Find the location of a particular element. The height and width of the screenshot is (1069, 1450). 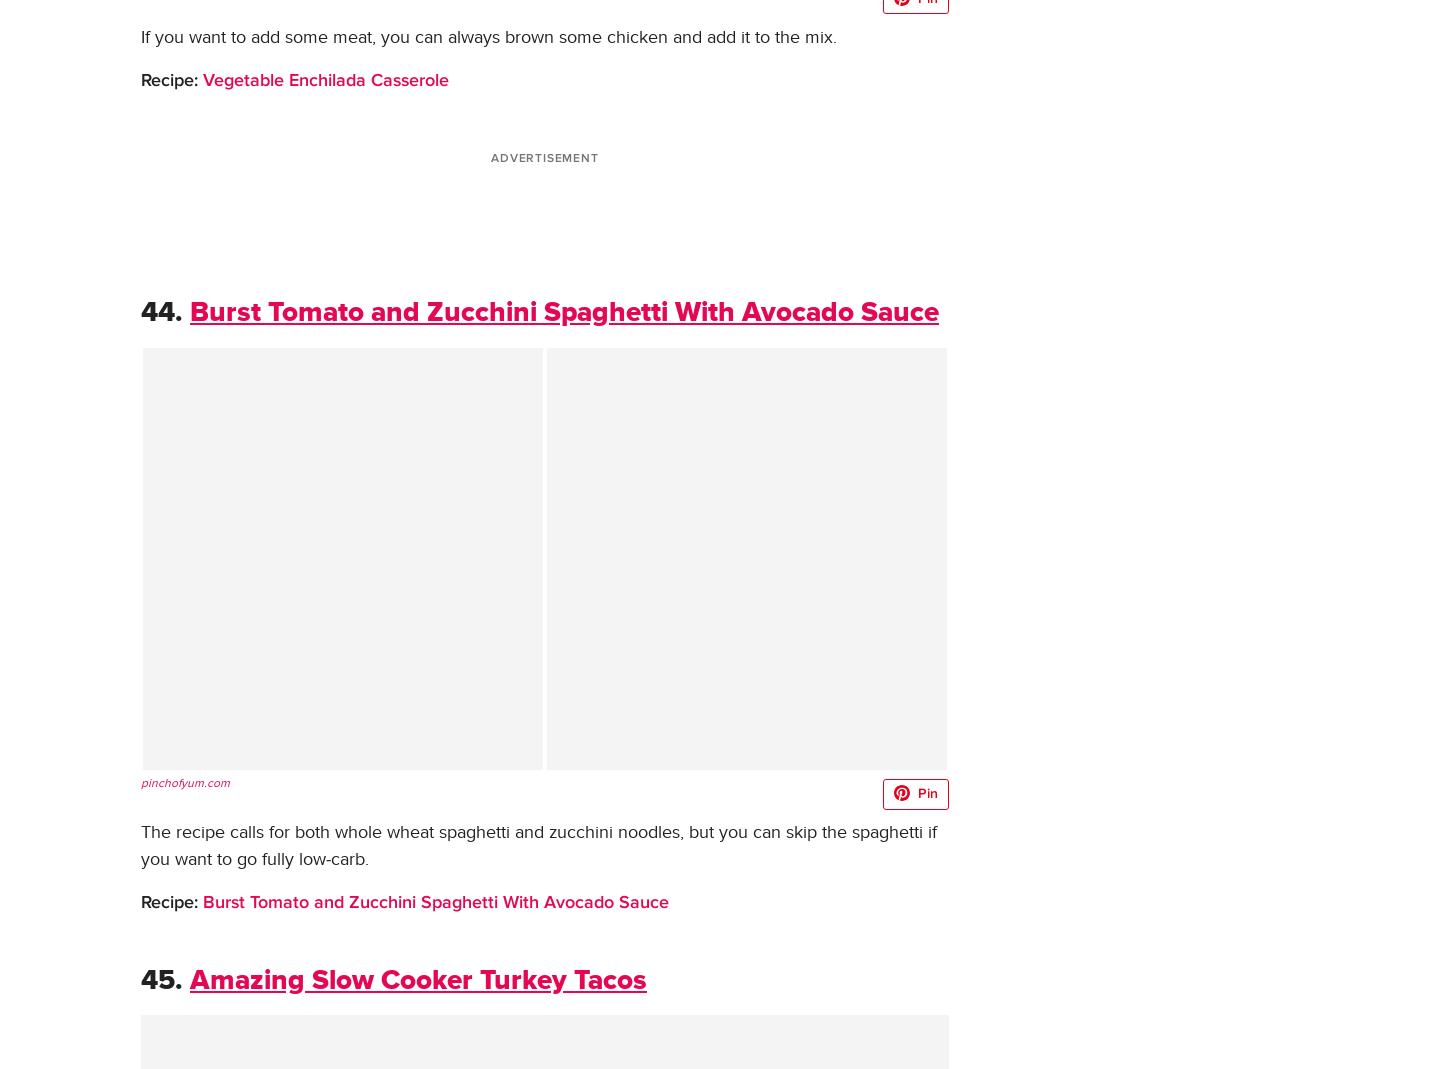

'pinchofyum.com' is located at coordinates (184, 781).